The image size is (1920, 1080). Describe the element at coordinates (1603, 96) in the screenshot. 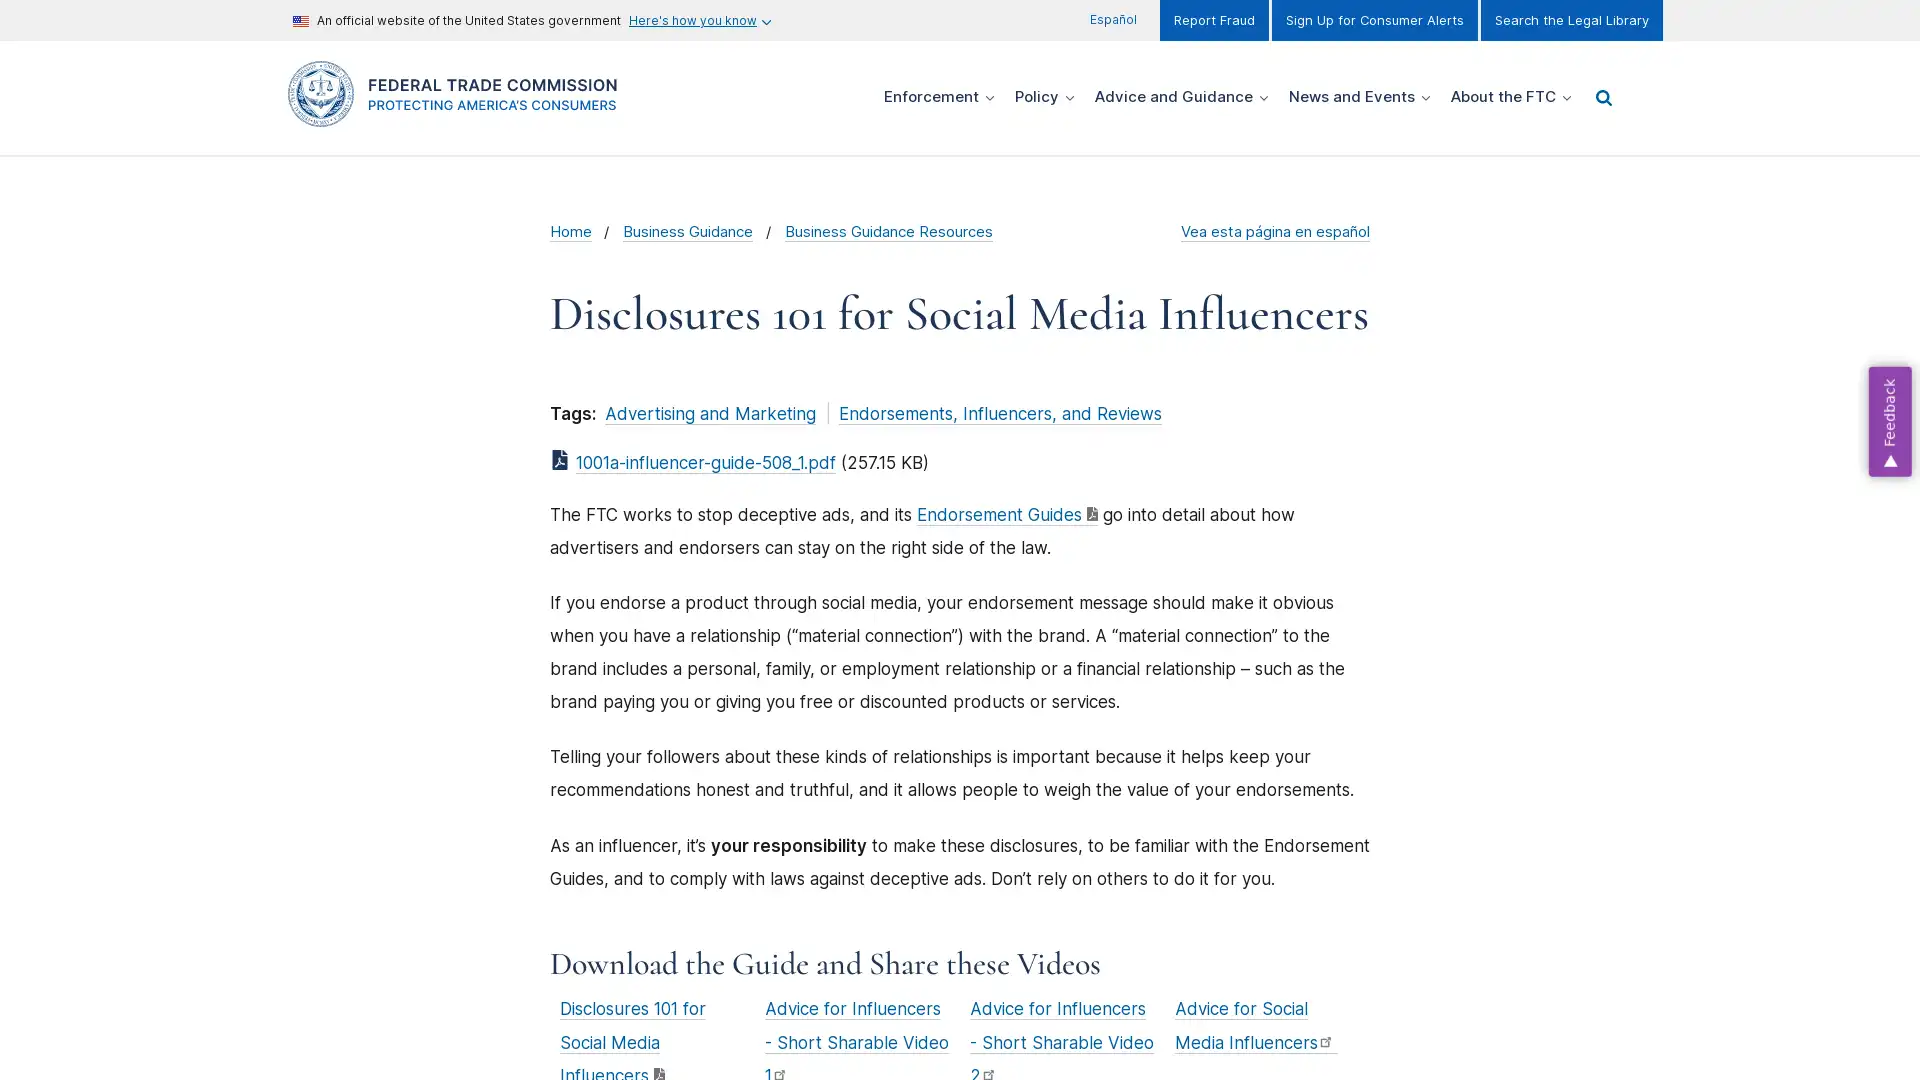

I see `Show/hide Search menu items` at that location.